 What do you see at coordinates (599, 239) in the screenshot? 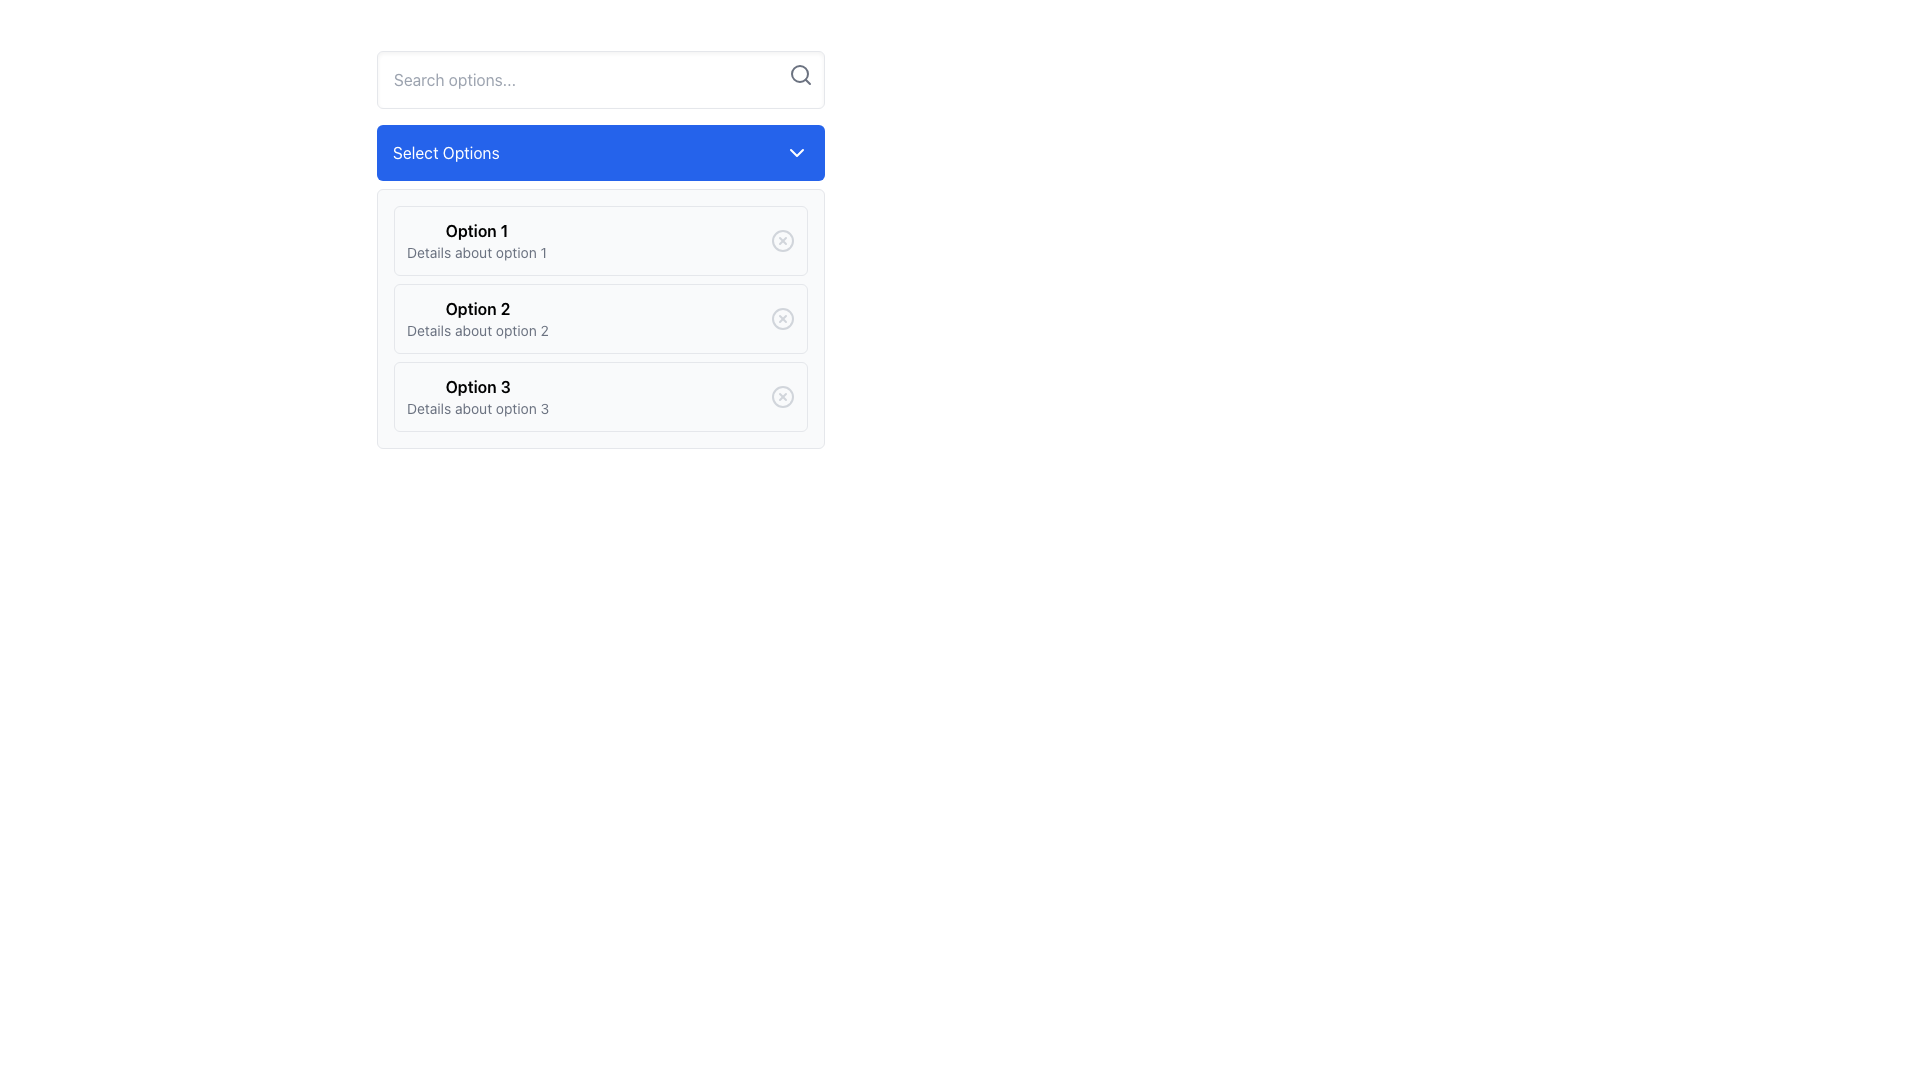
I see `to select the topmost option in the vertical selectable list, located below the 'Select Options' button` at bounding box center [599, 239].